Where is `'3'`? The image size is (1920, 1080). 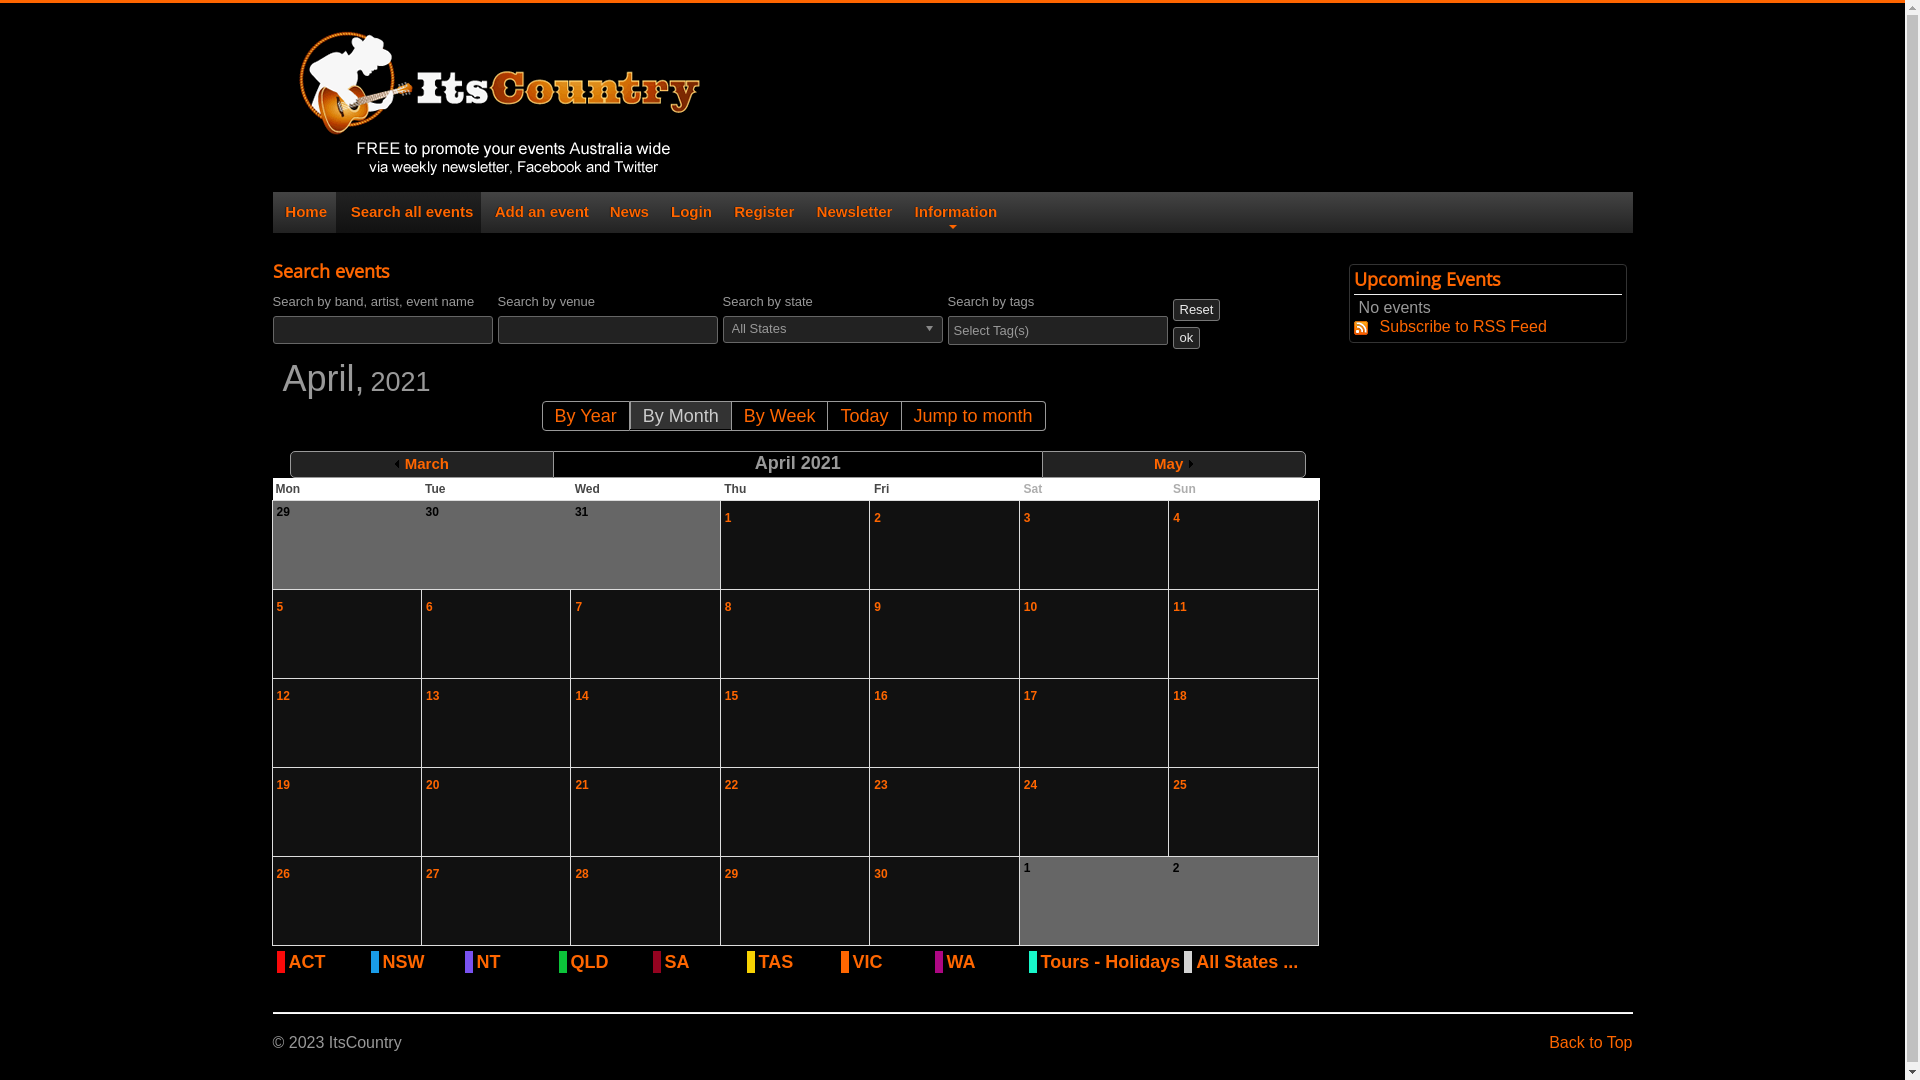
'3' is located at coordinates (1027, 516).